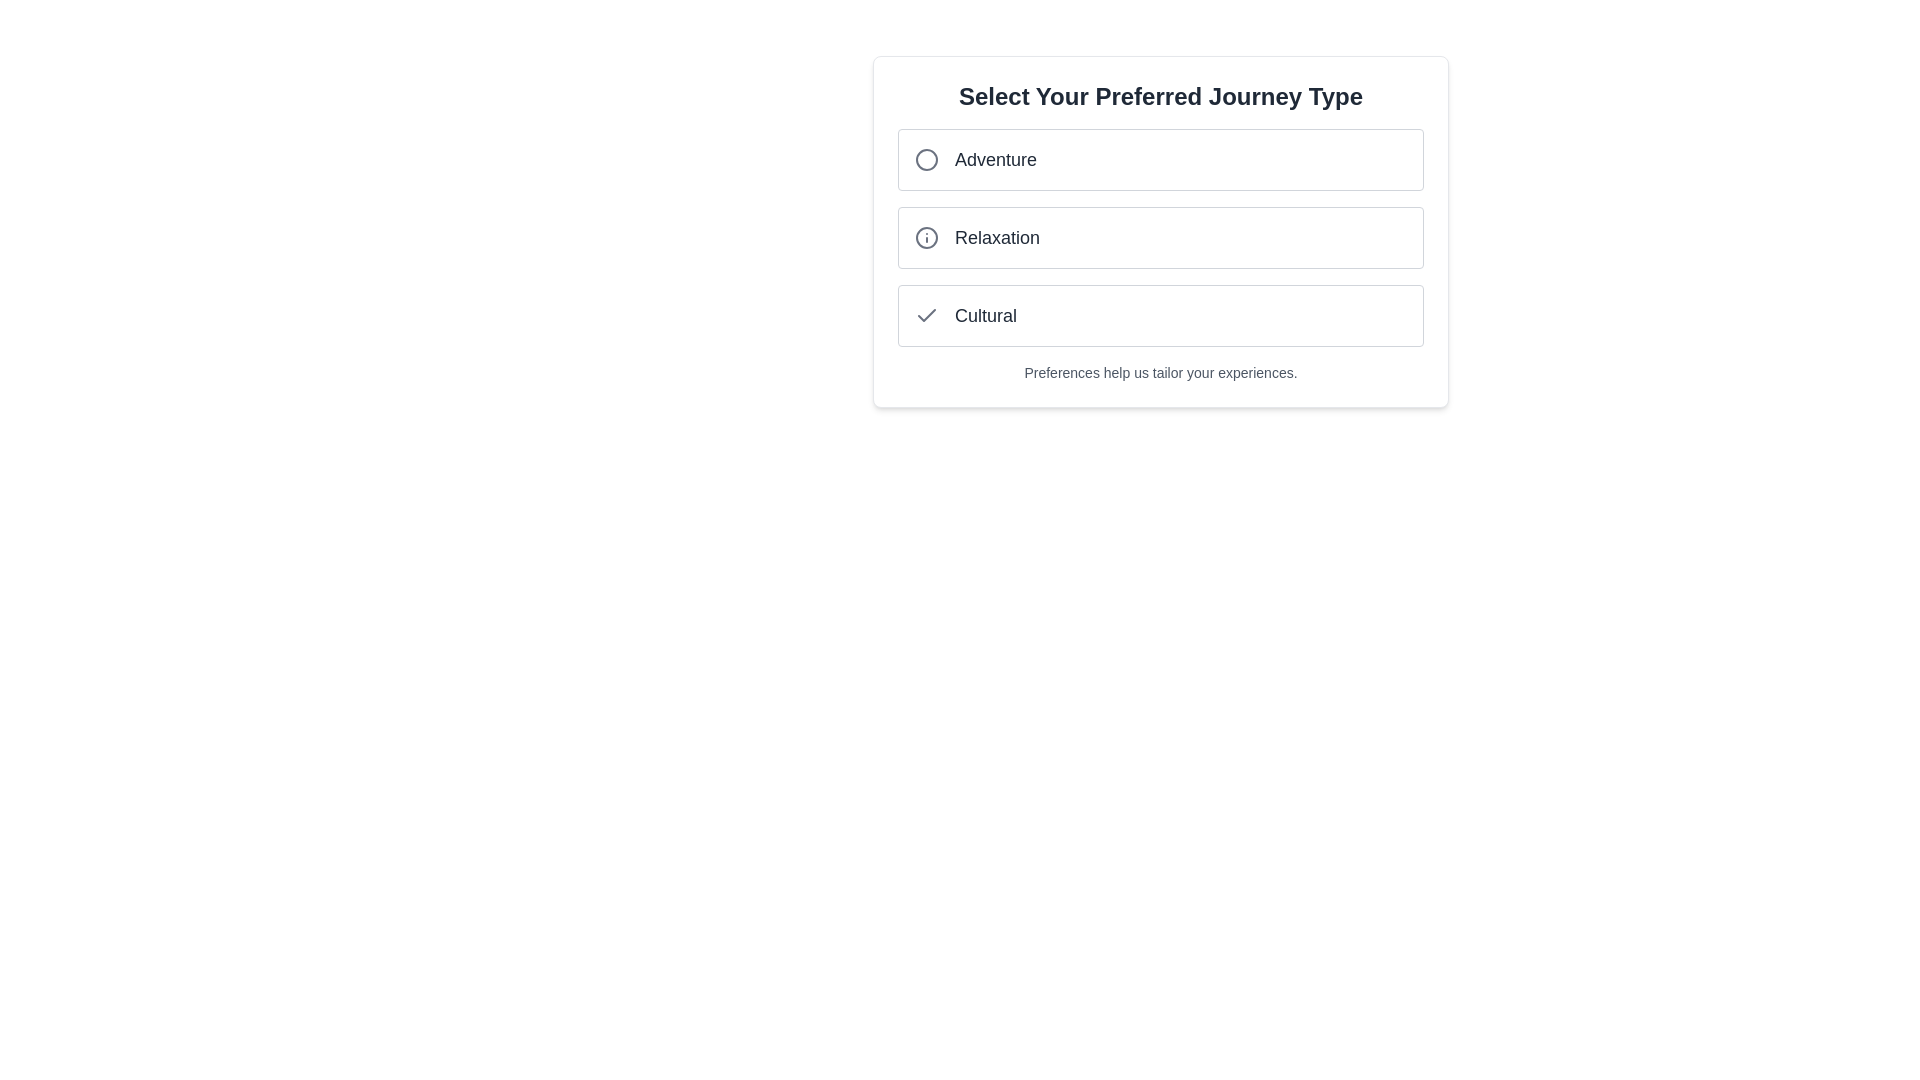  What do you see at coordinates (1161, 158) in the screenshot?
I see `the first selectable option labeled 'Adventure' in the list of options` at bounding box center [1161, 158].